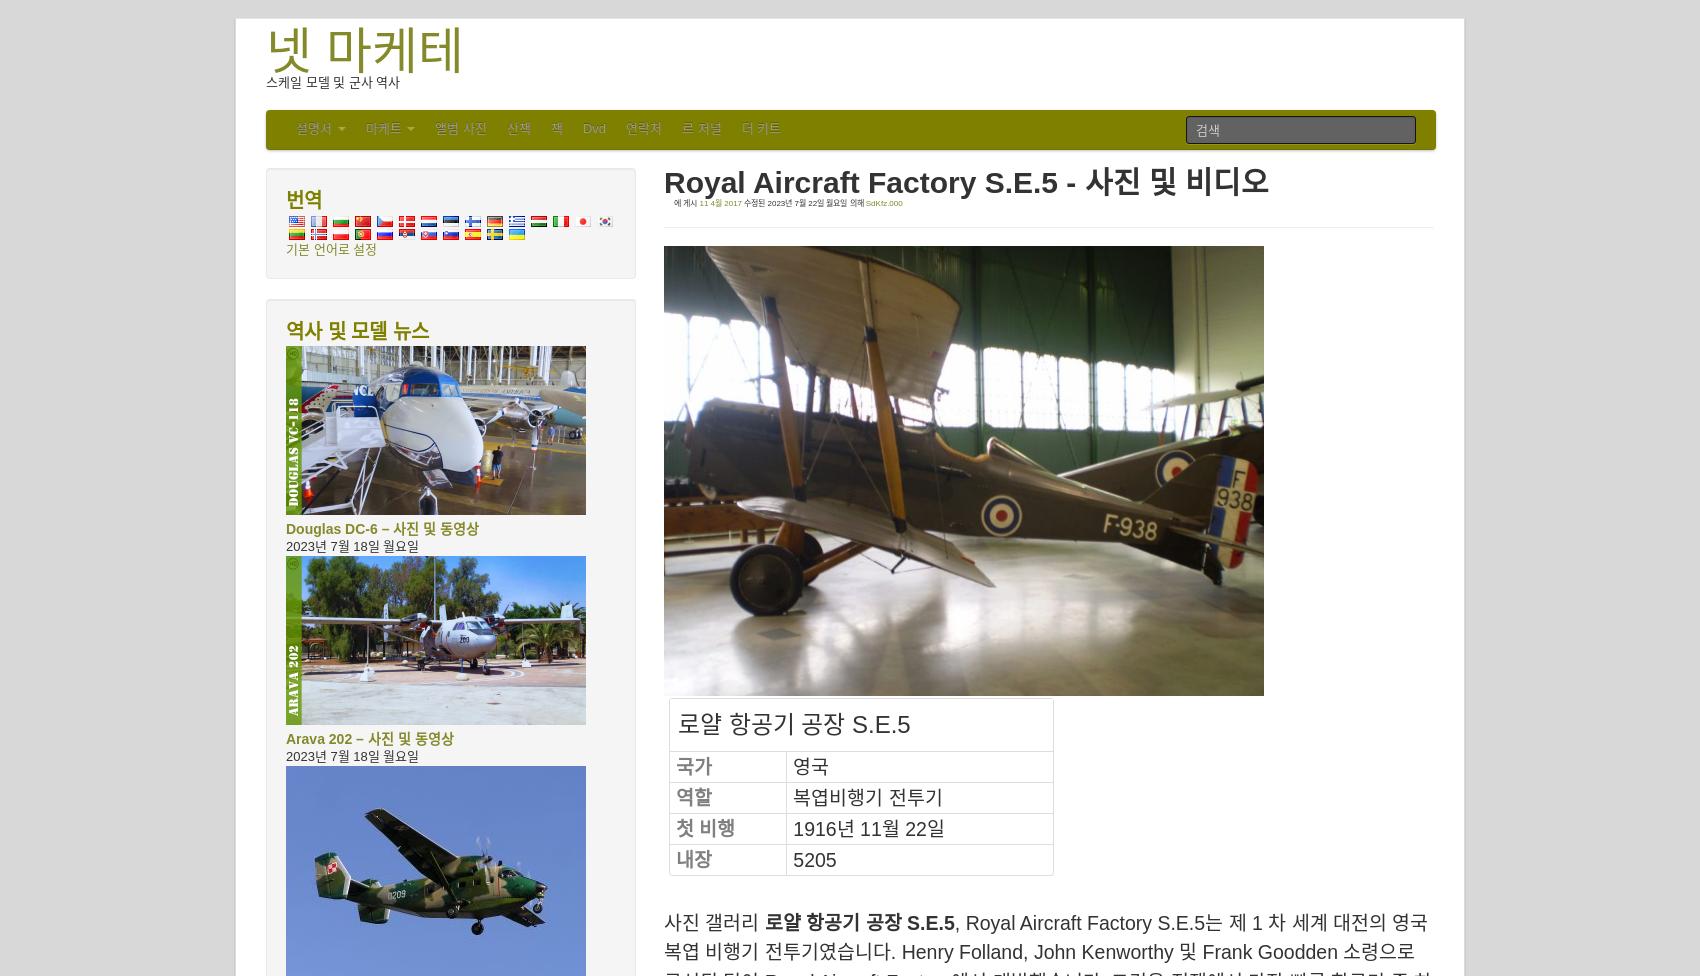  What do you see at coordinates (868, 829) in the screenshot?
I see `'1916년 11월 22일'` at bounding box center [868, 829].